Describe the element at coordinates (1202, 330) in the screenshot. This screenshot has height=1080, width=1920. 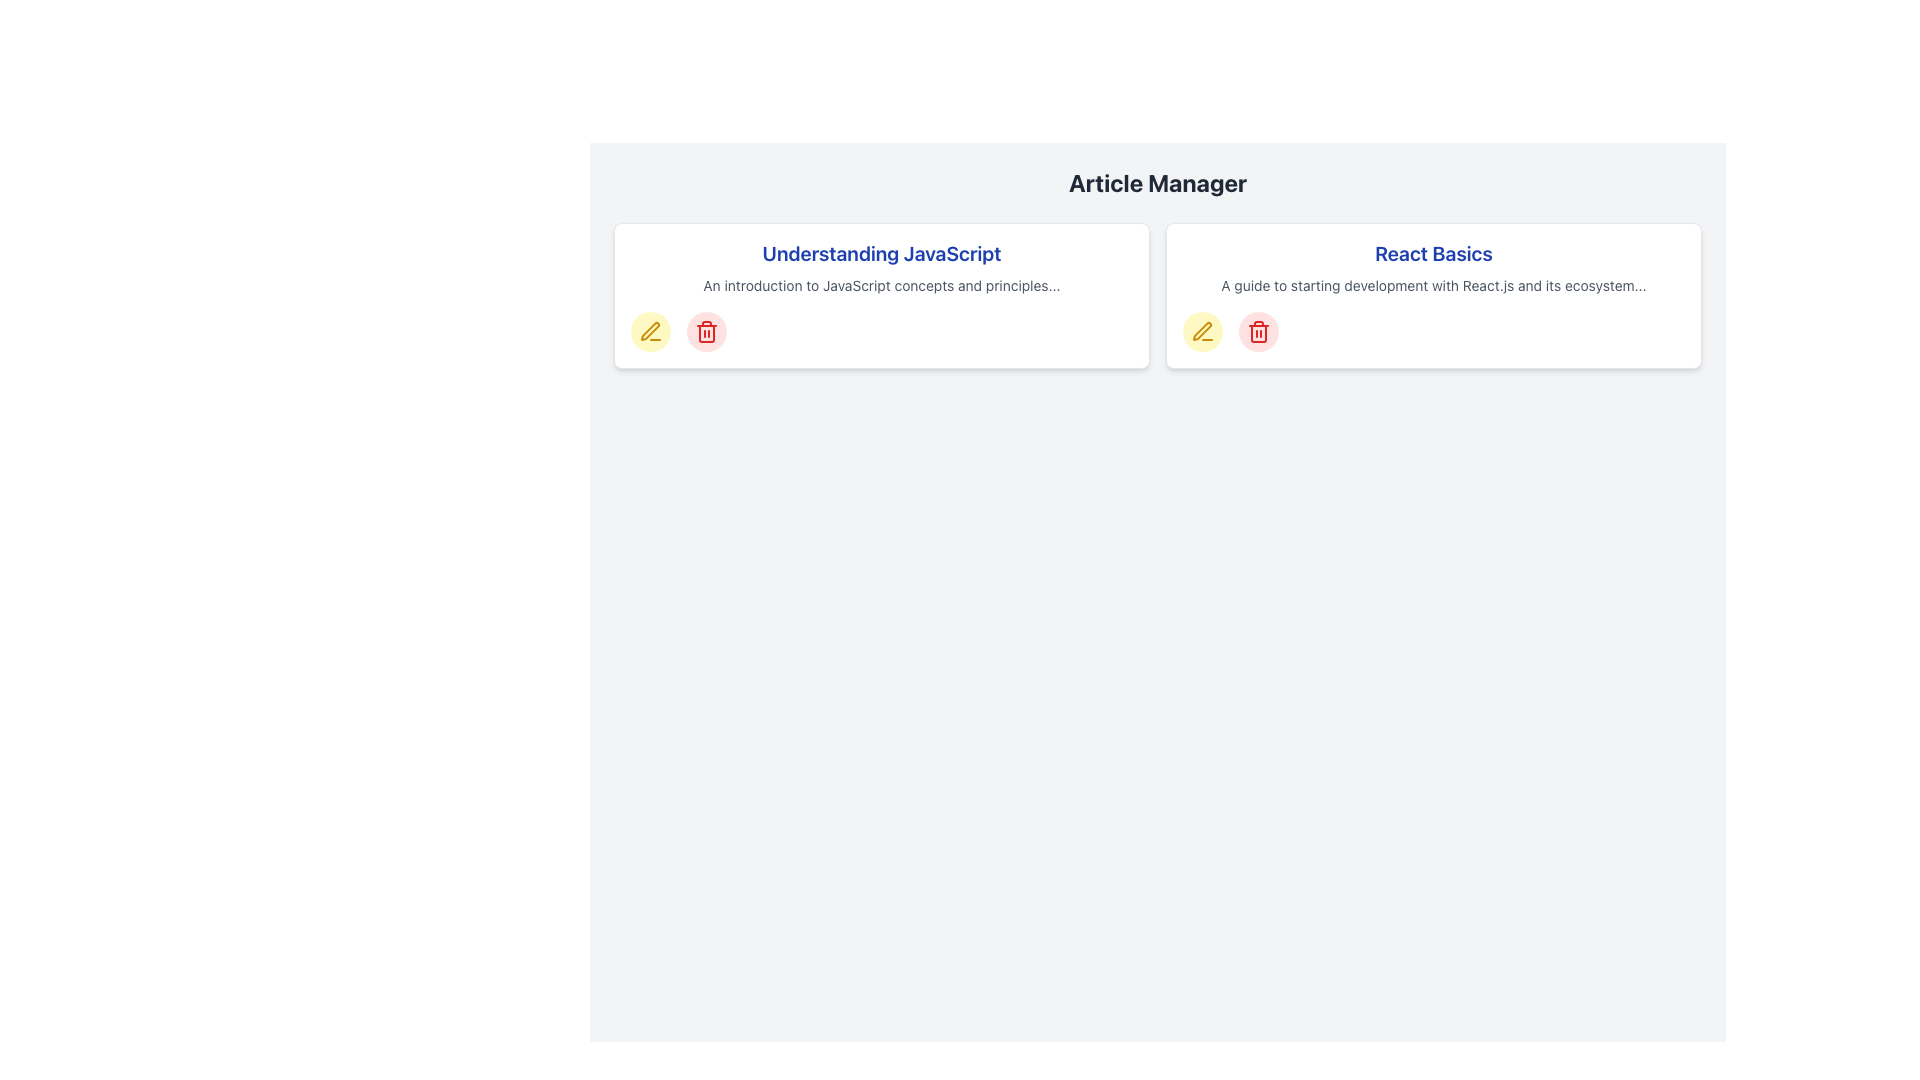
I see `the edit button for the article titled 'React Basics', which is the first button in the row of action icons below the article title` at that location.